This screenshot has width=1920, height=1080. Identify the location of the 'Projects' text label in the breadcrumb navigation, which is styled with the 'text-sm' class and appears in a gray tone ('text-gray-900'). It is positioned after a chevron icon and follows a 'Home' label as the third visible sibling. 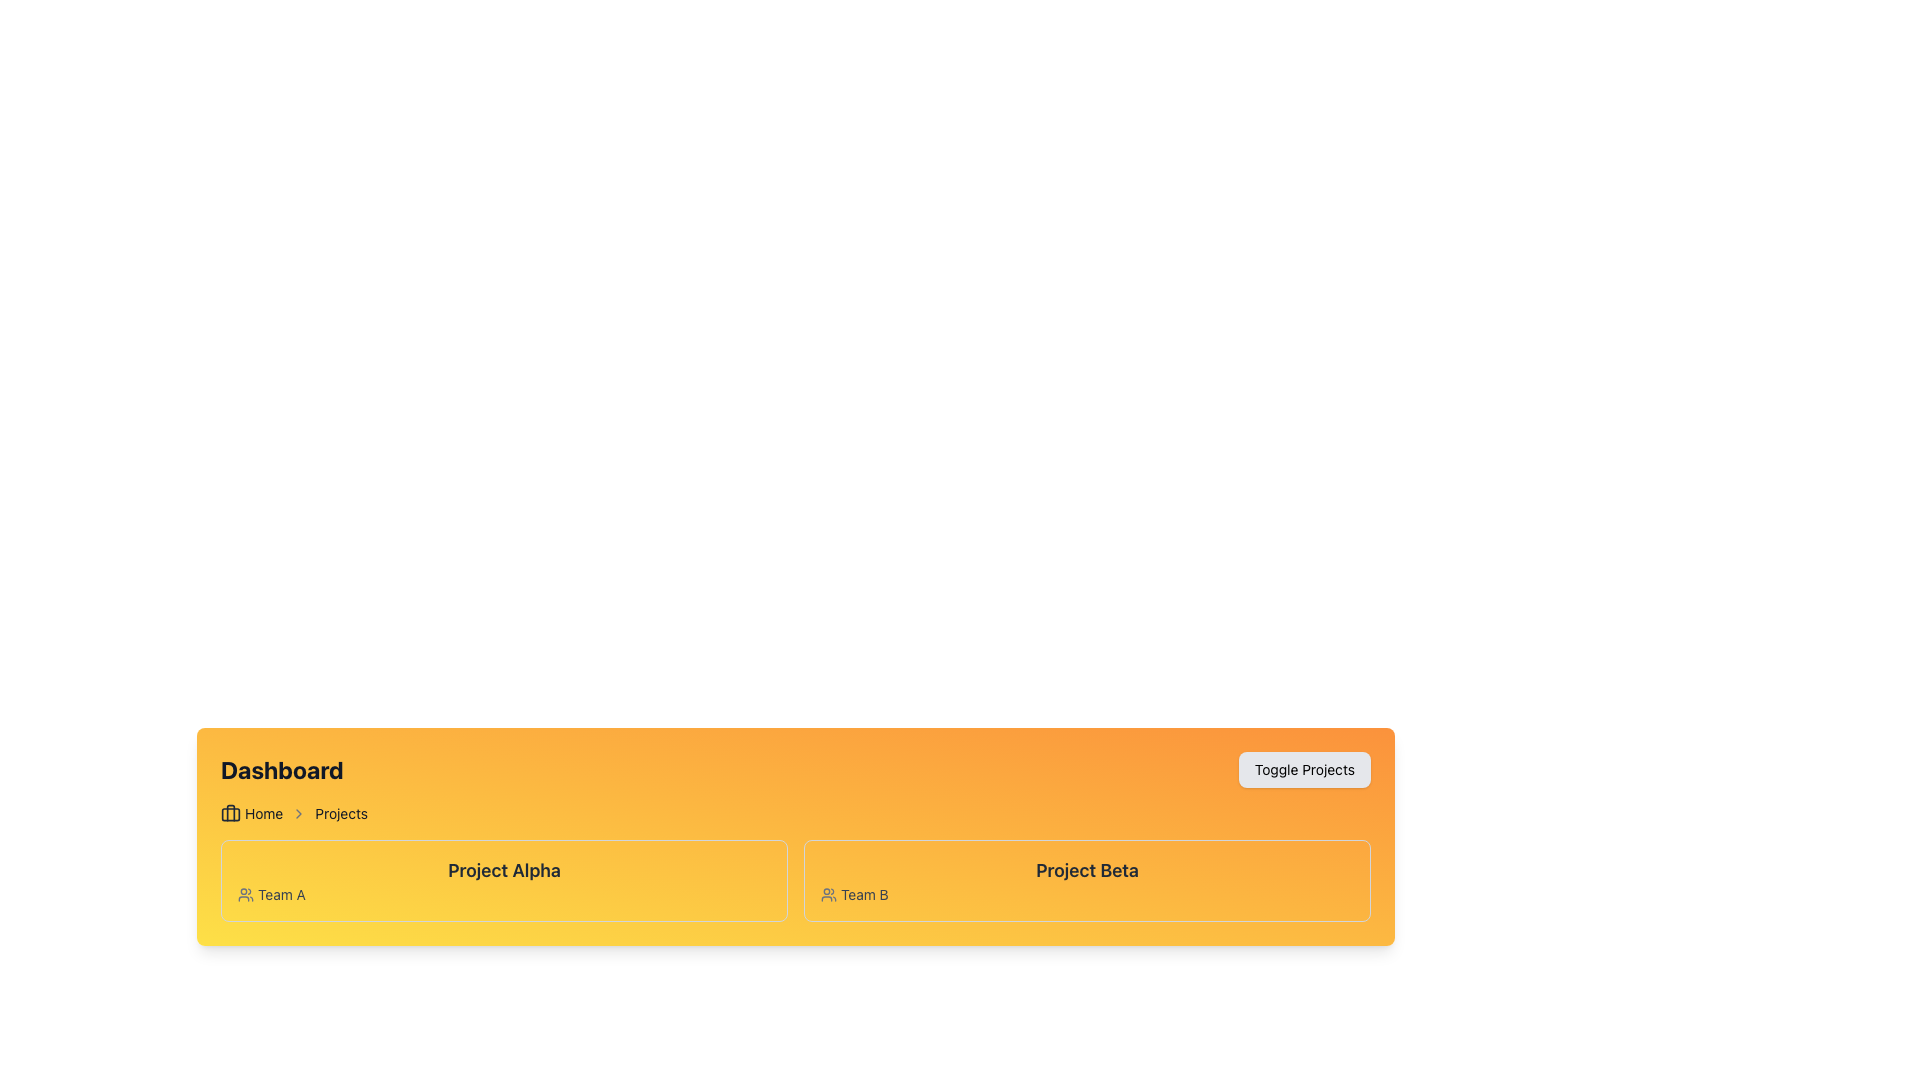
(341, 813).